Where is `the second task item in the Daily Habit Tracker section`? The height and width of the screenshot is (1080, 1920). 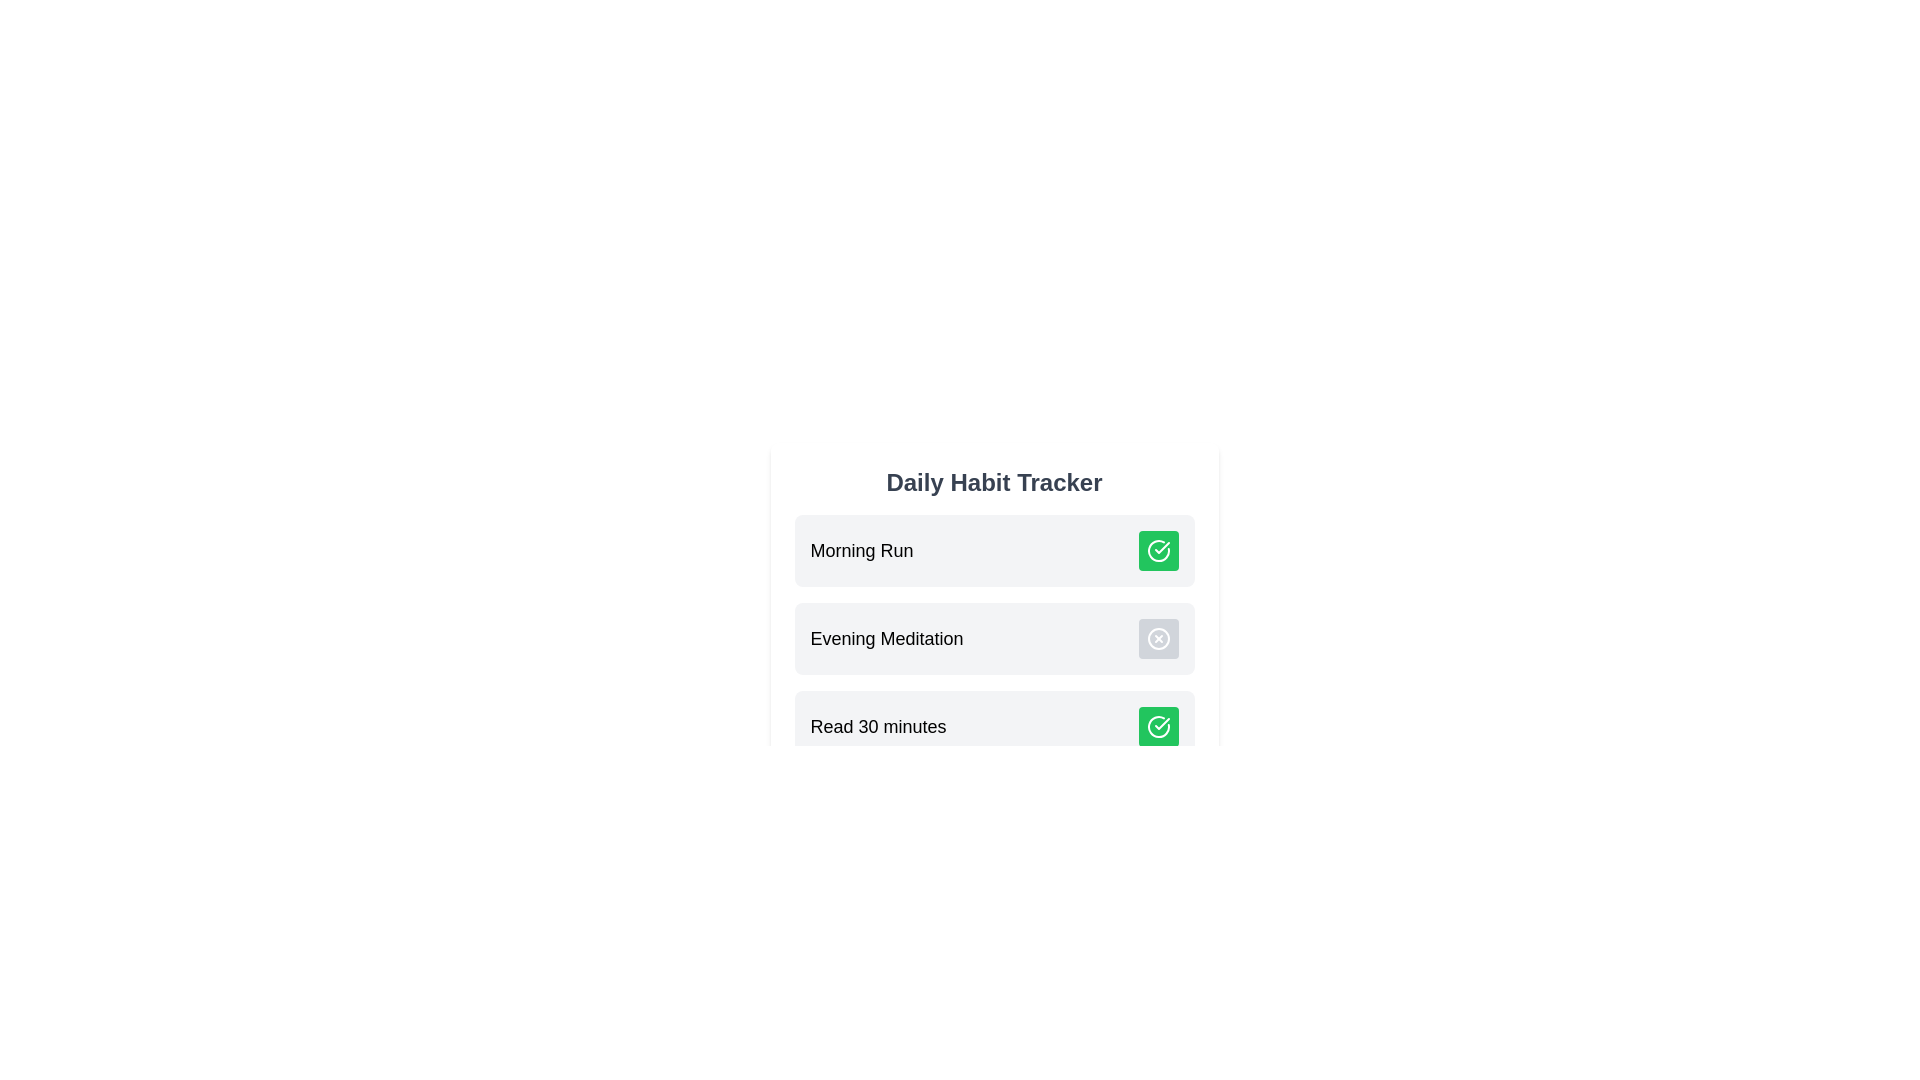 the second task item in the Daily Habit Tracker section is located at coordinates (994, 639).